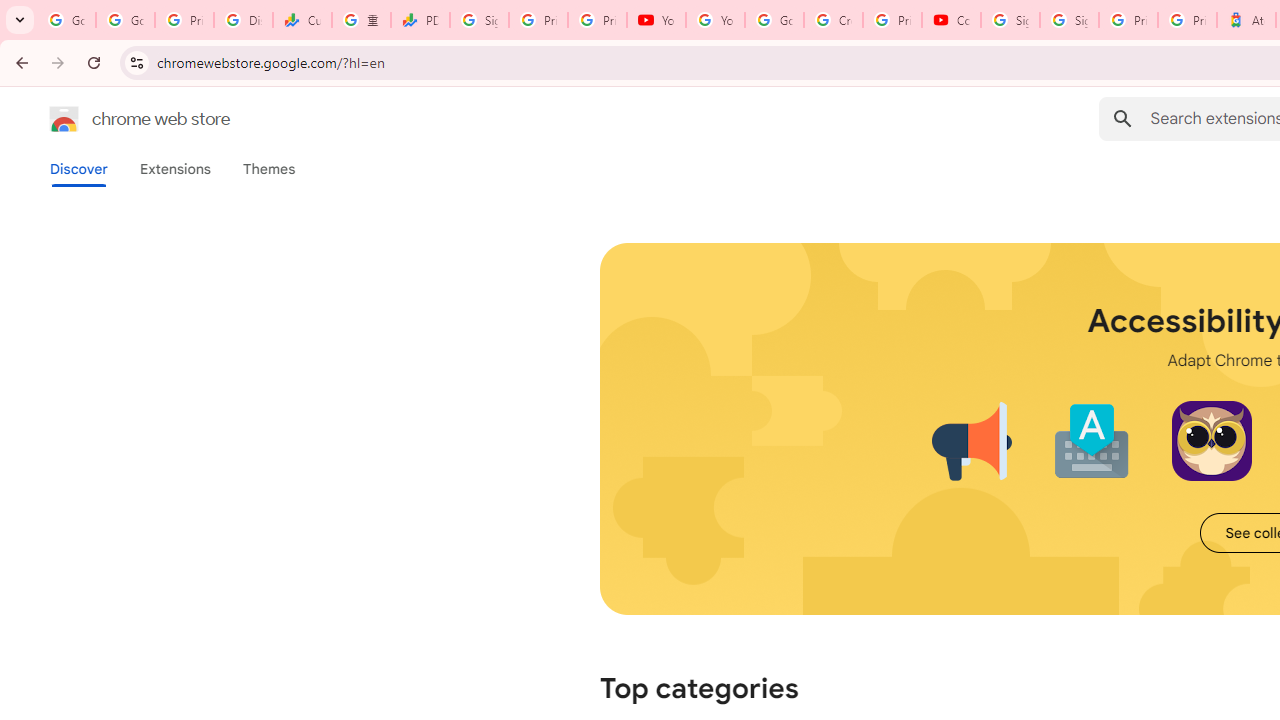 The height and width of the screenshot is (720, 1280). What do you see at coordinates (58, 61) in the screenshot?
I see `'Forward'` at bounding box center [58, 61].